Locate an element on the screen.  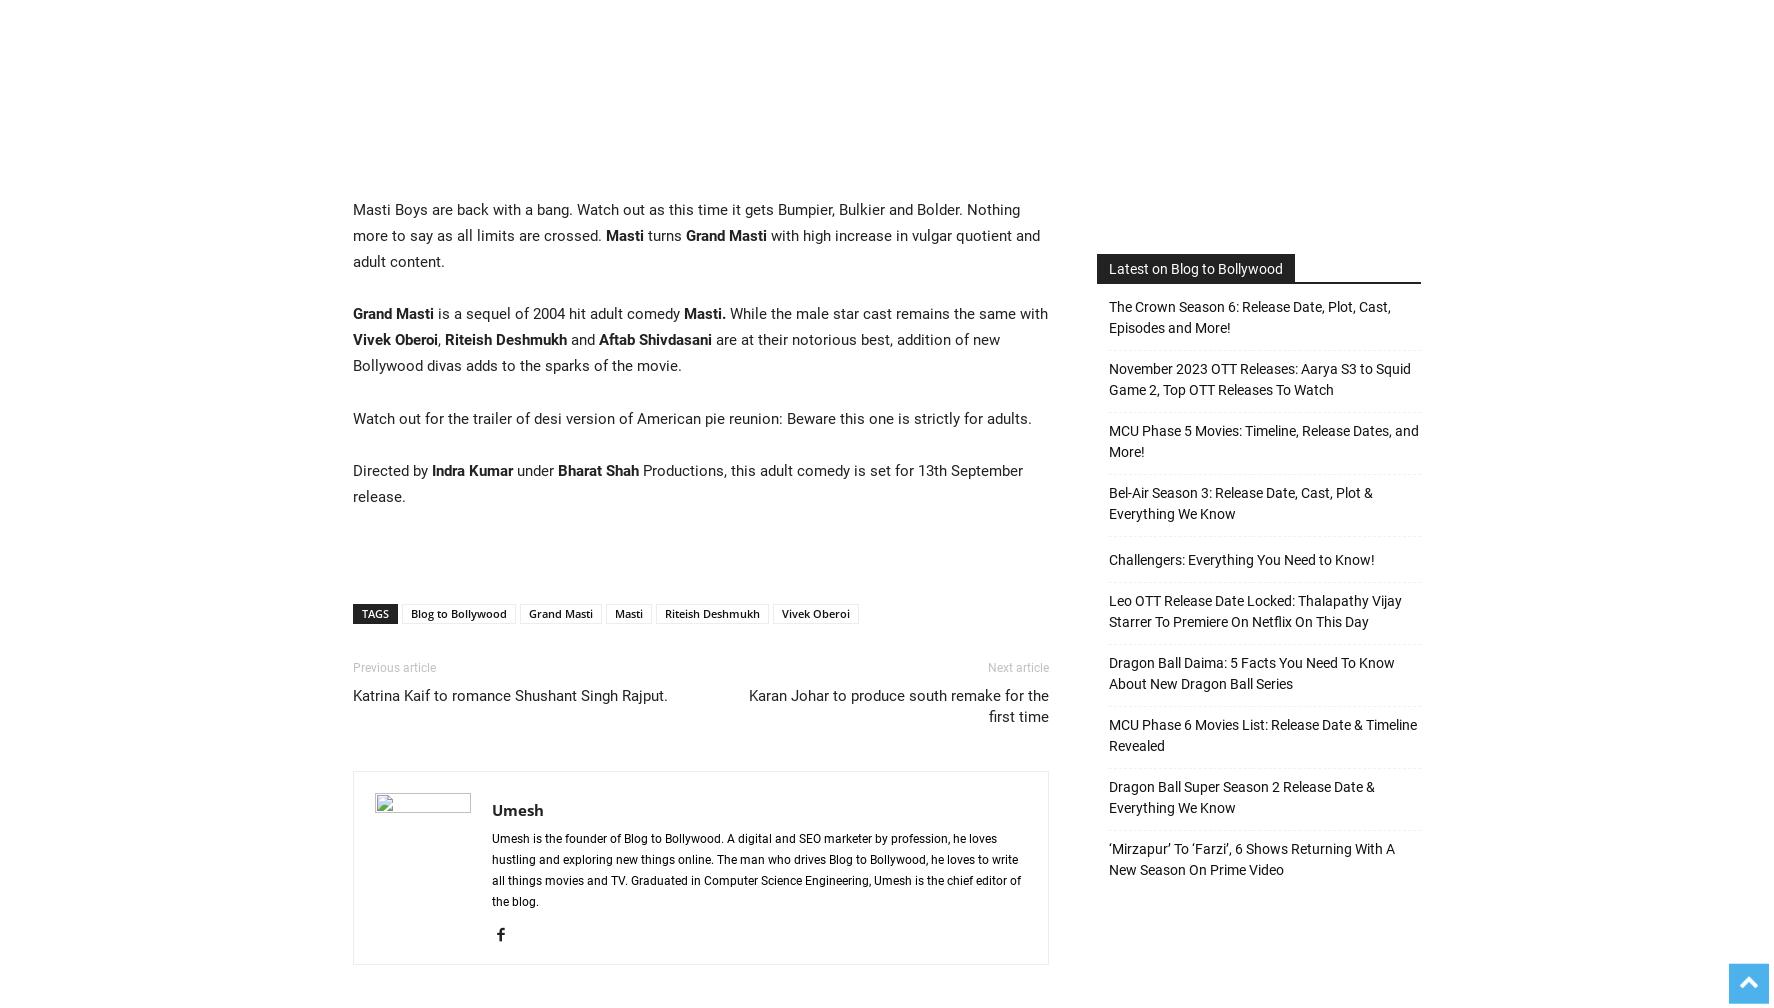
'Dragon Ball Daima: 5 Facts You Need To Know About New Dragon Ball Series' is located at coordinates (1250, 673).